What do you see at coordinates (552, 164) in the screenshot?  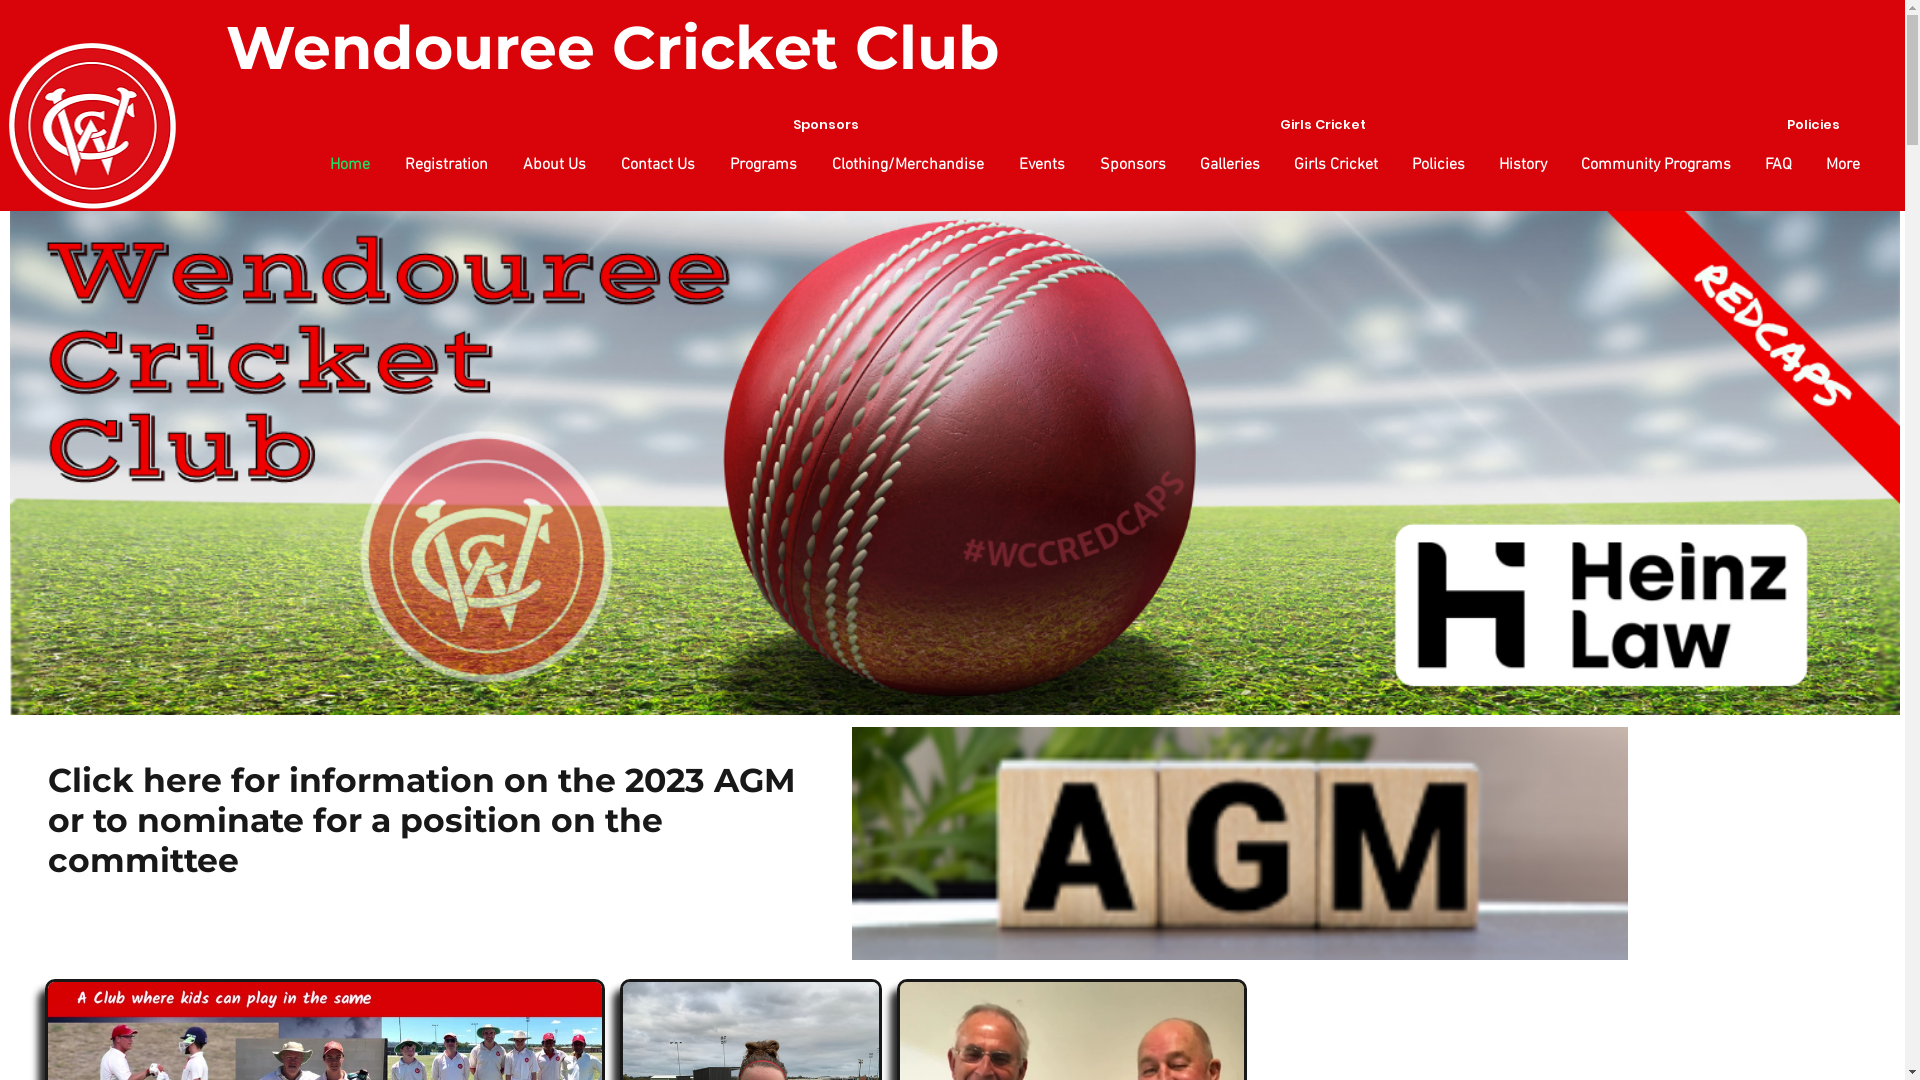 I see `'About Us'` at bounding box center [552, 164].